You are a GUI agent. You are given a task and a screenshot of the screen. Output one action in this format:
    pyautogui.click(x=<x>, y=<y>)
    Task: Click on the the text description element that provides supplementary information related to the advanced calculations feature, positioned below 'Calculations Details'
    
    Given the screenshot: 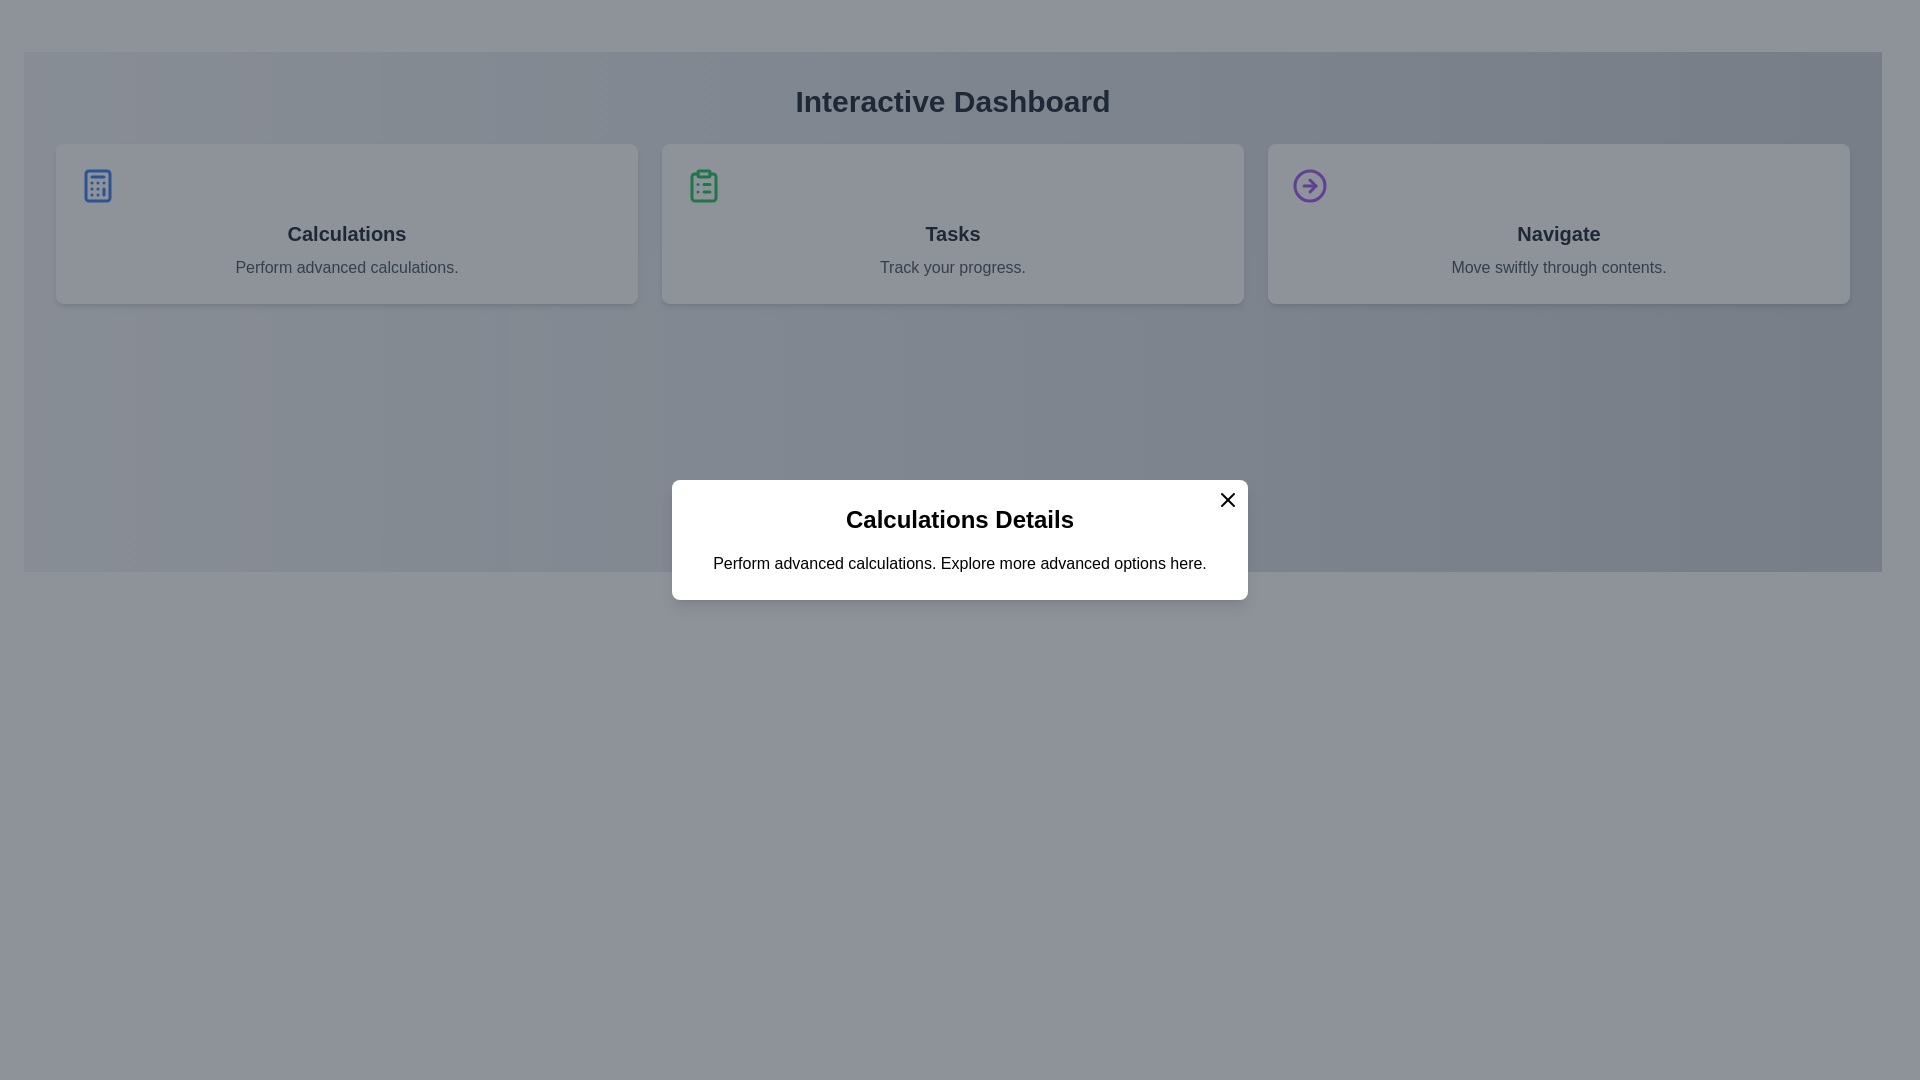 What is the action you would take?
    pyautogui.click(x=960, y=563)
    